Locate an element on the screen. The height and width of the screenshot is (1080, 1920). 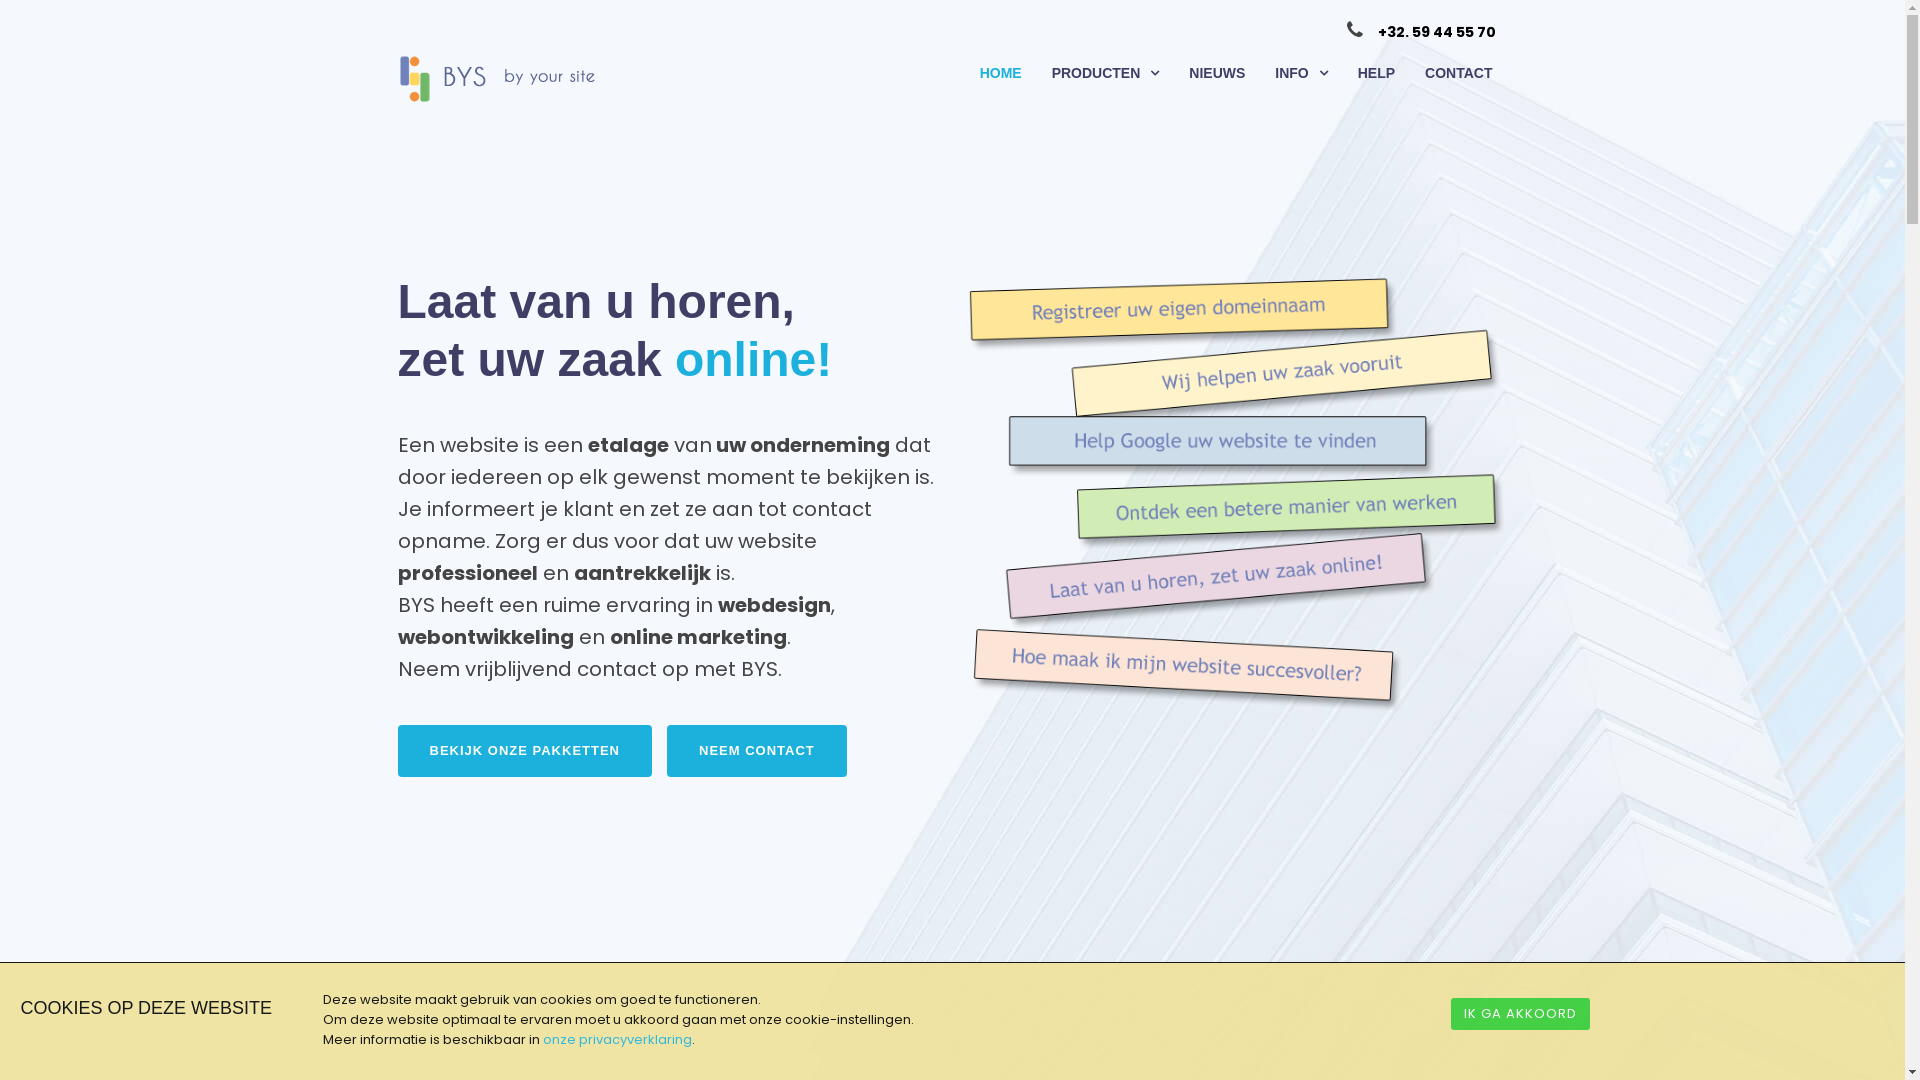
'INFO' is located at coordinates (1300, 72).